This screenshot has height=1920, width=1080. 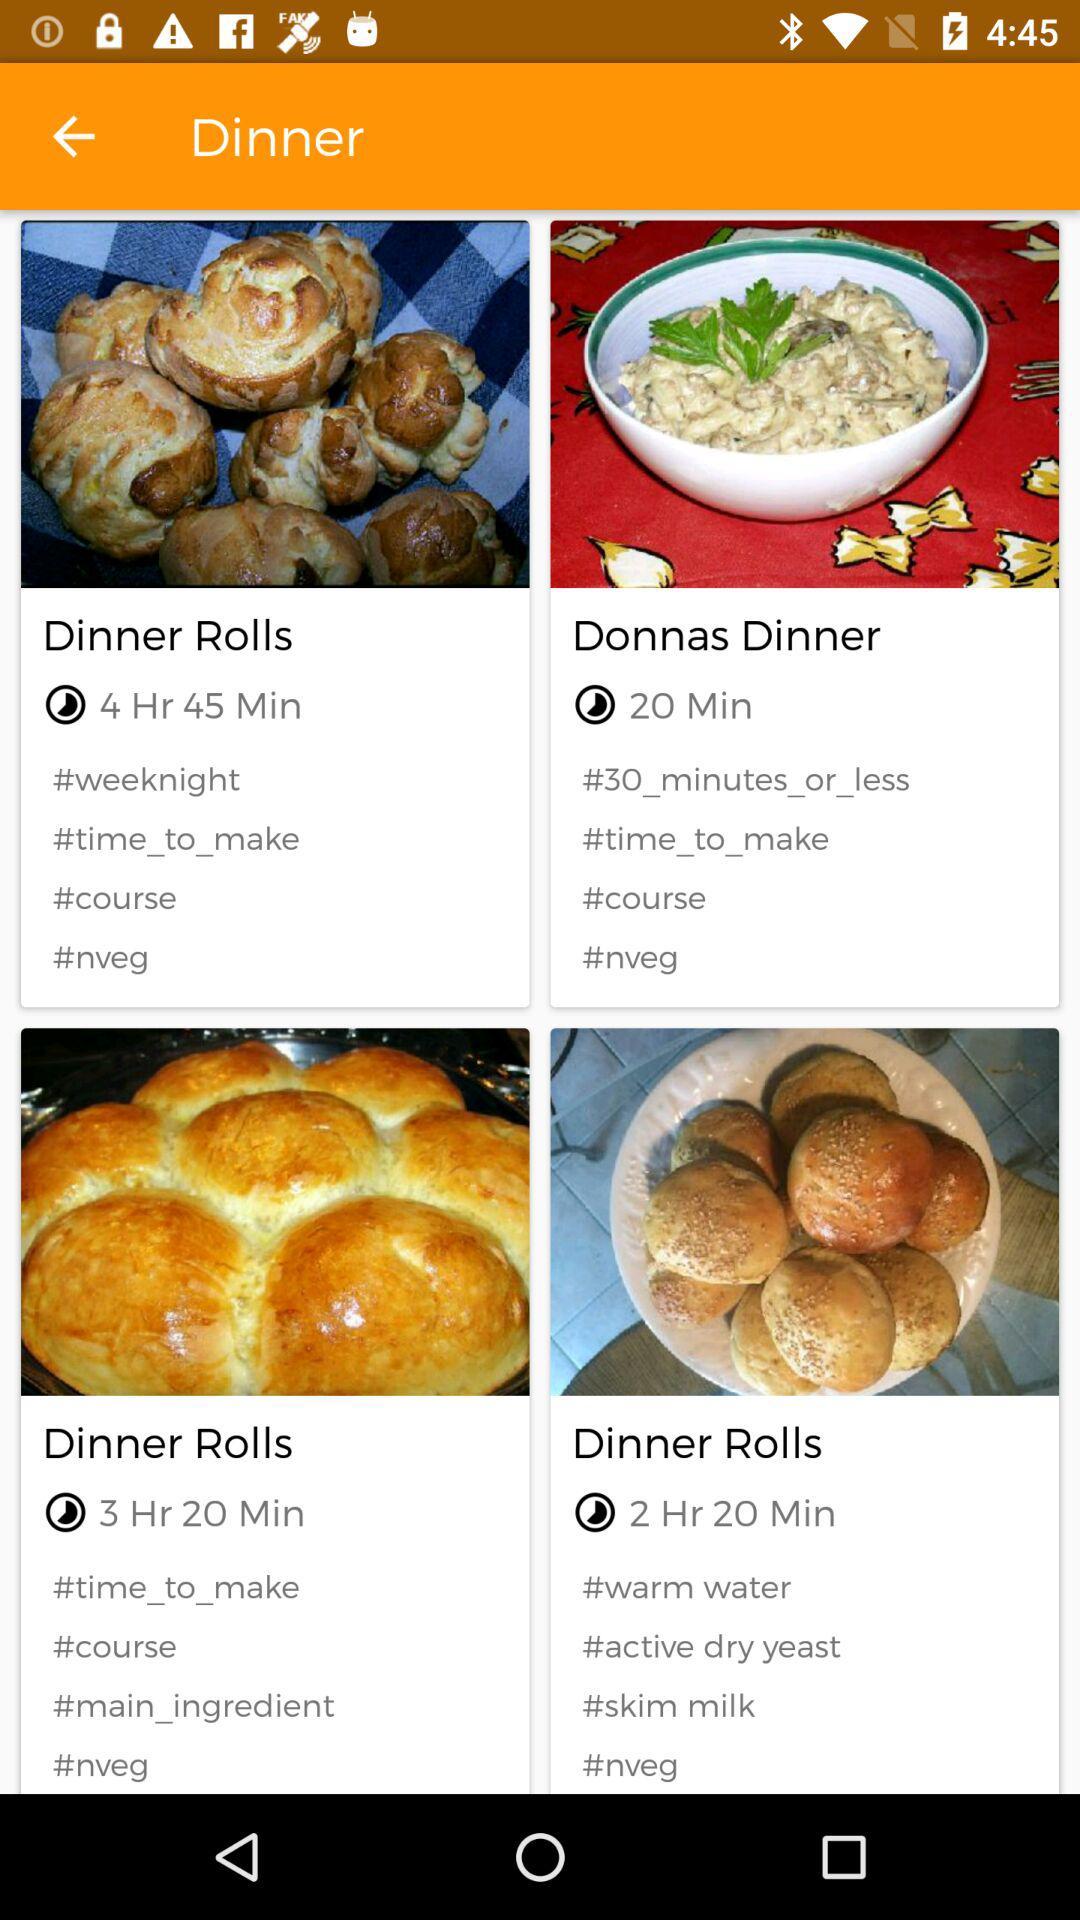 What do you see at coordinates (275, 1704) in the screenshot?
I see `#main_ingredient` at bounding box center [275, 1704].